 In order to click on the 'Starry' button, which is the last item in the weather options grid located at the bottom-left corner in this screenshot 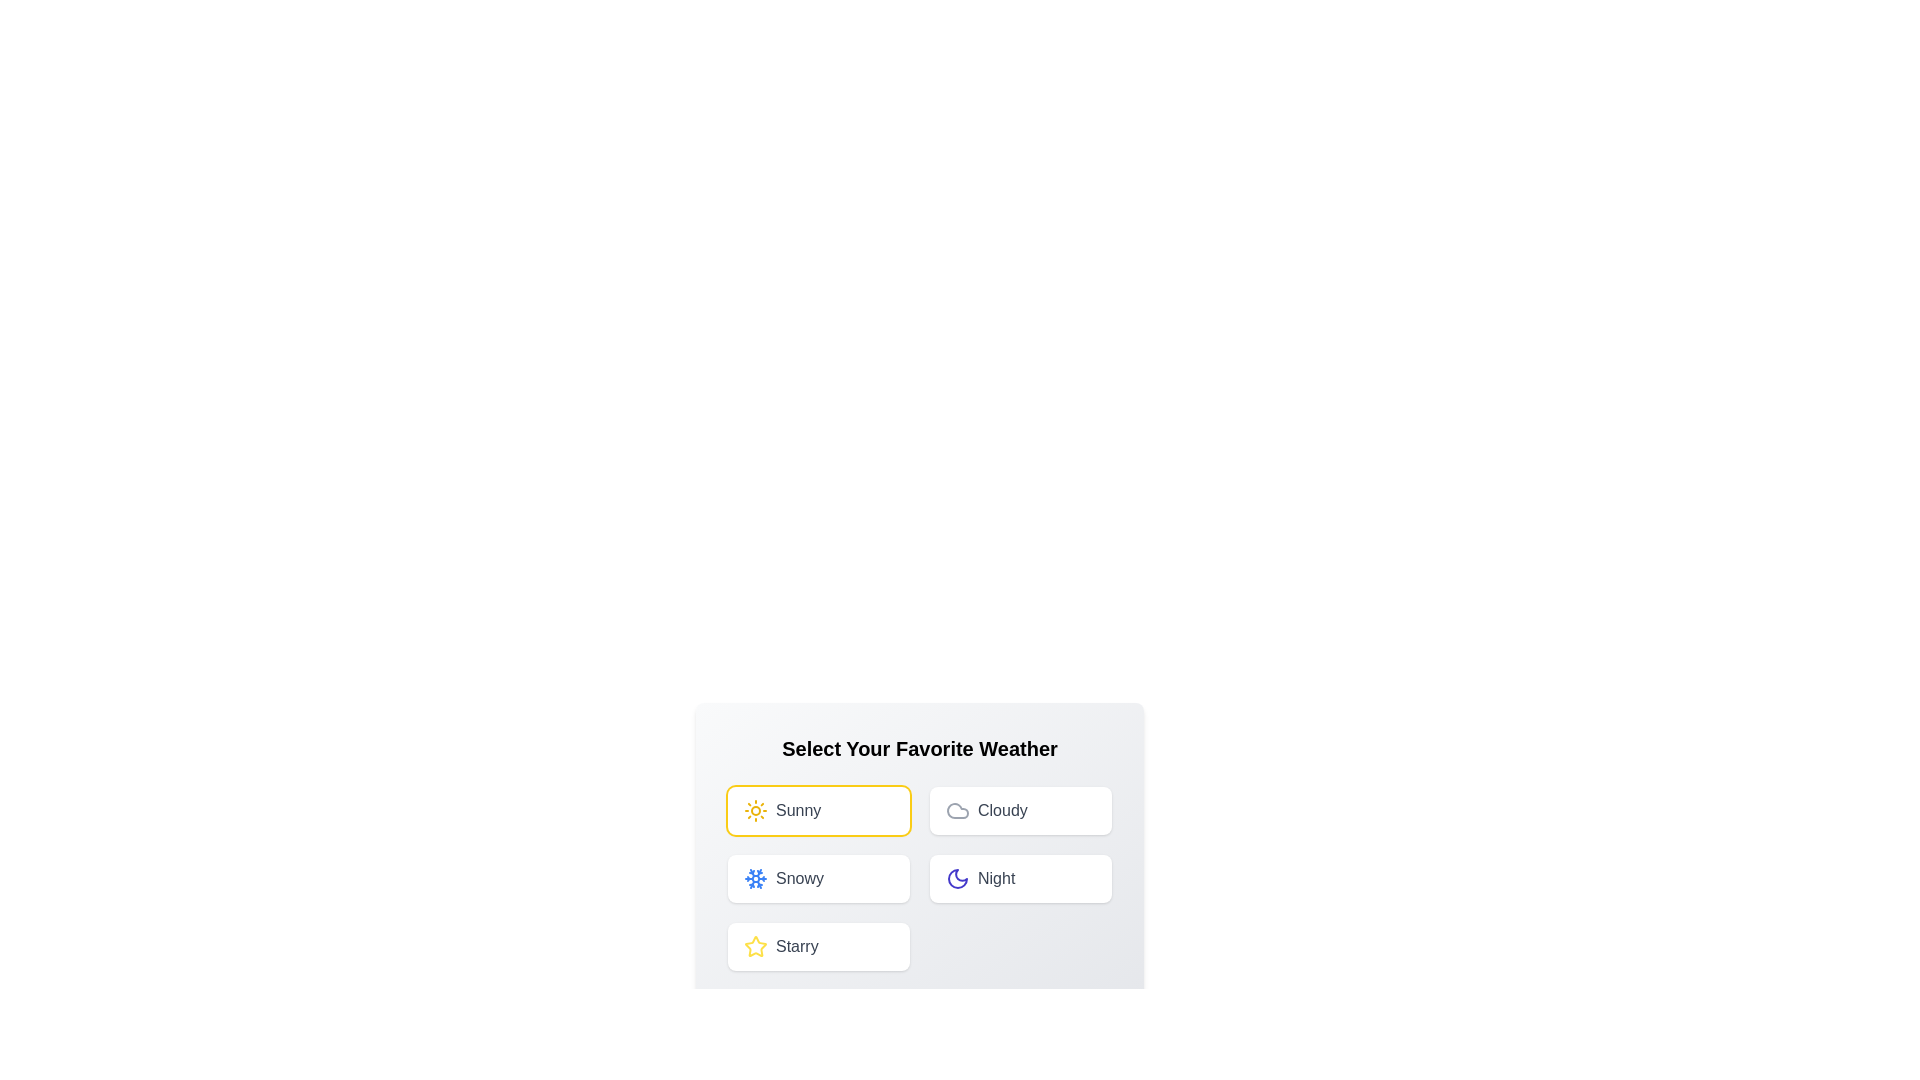, I will do `click(819, 946)`.